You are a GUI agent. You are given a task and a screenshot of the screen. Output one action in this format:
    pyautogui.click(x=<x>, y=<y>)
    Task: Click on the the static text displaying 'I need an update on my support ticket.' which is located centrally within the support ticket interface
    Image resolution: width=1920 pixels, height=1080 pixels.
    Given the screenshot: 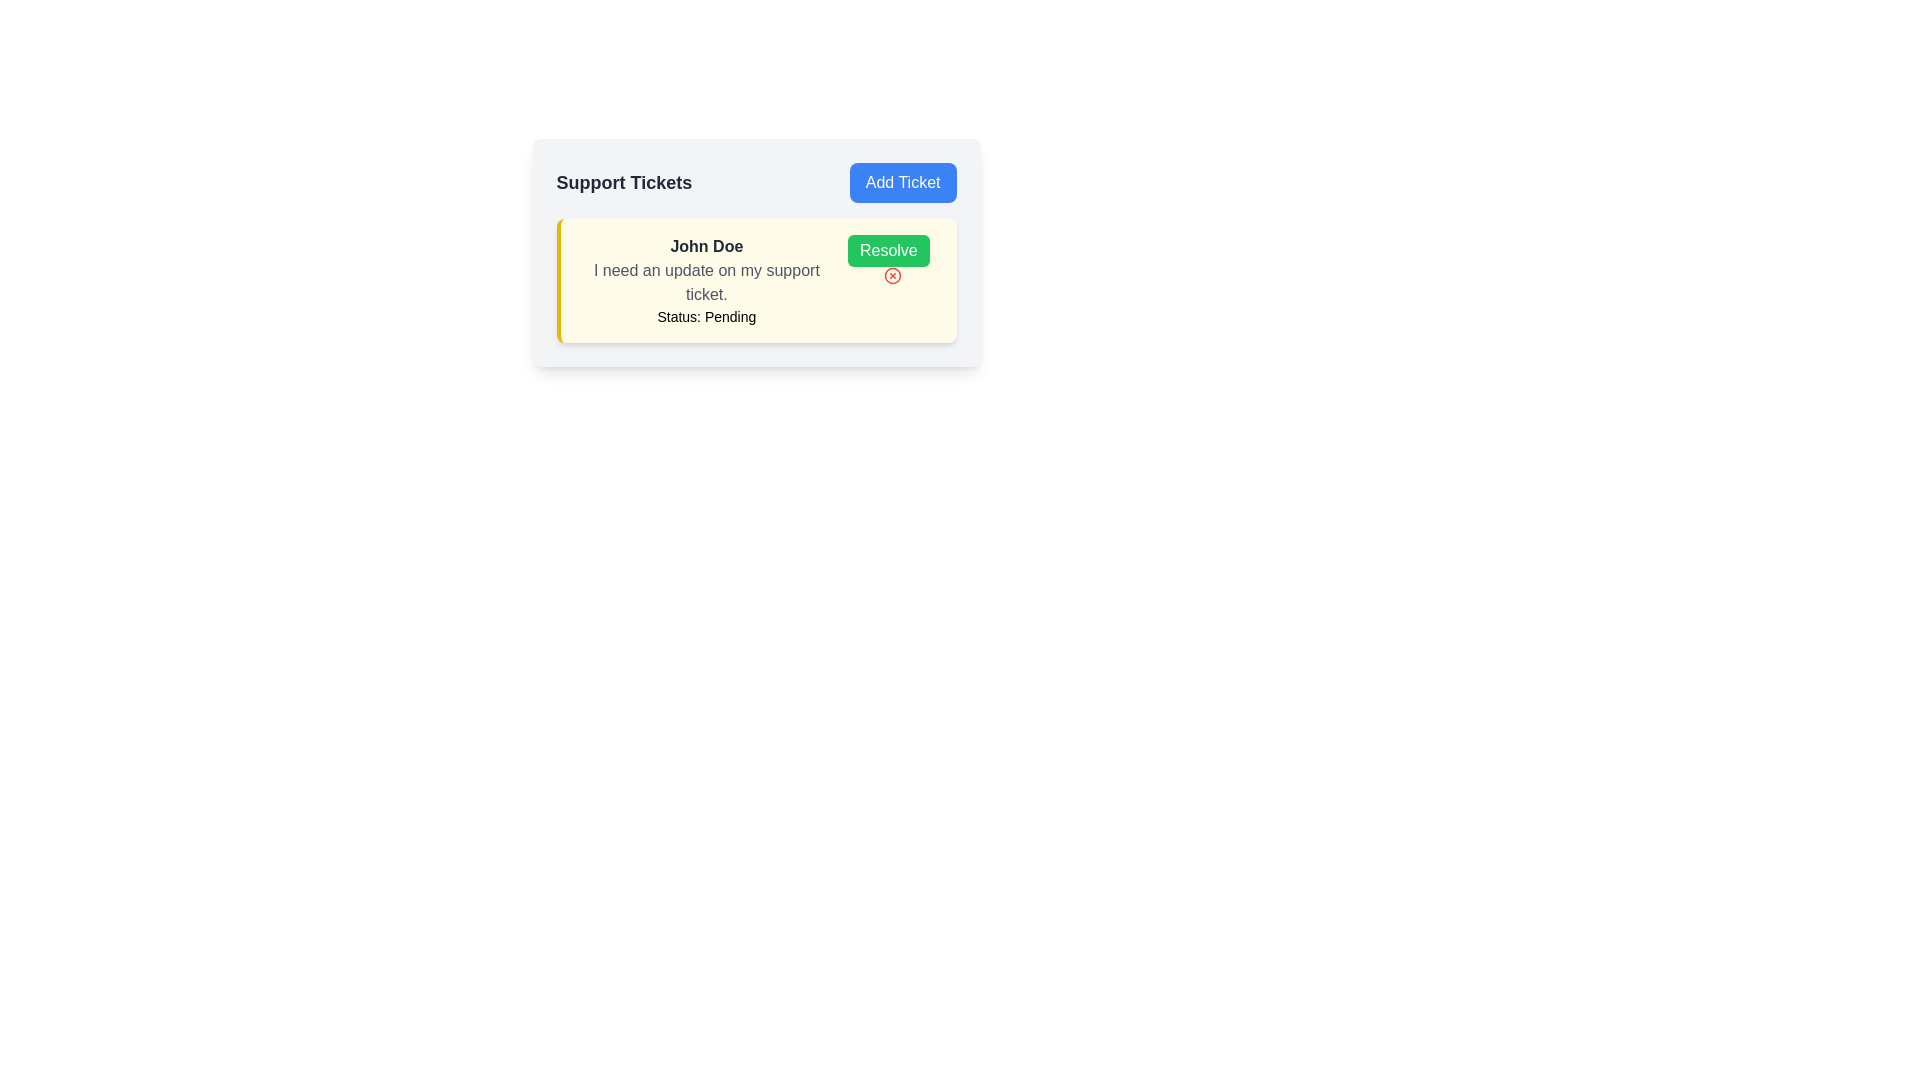 What is the action you would take?
    pyautogui.click(x=706, y=282)
    